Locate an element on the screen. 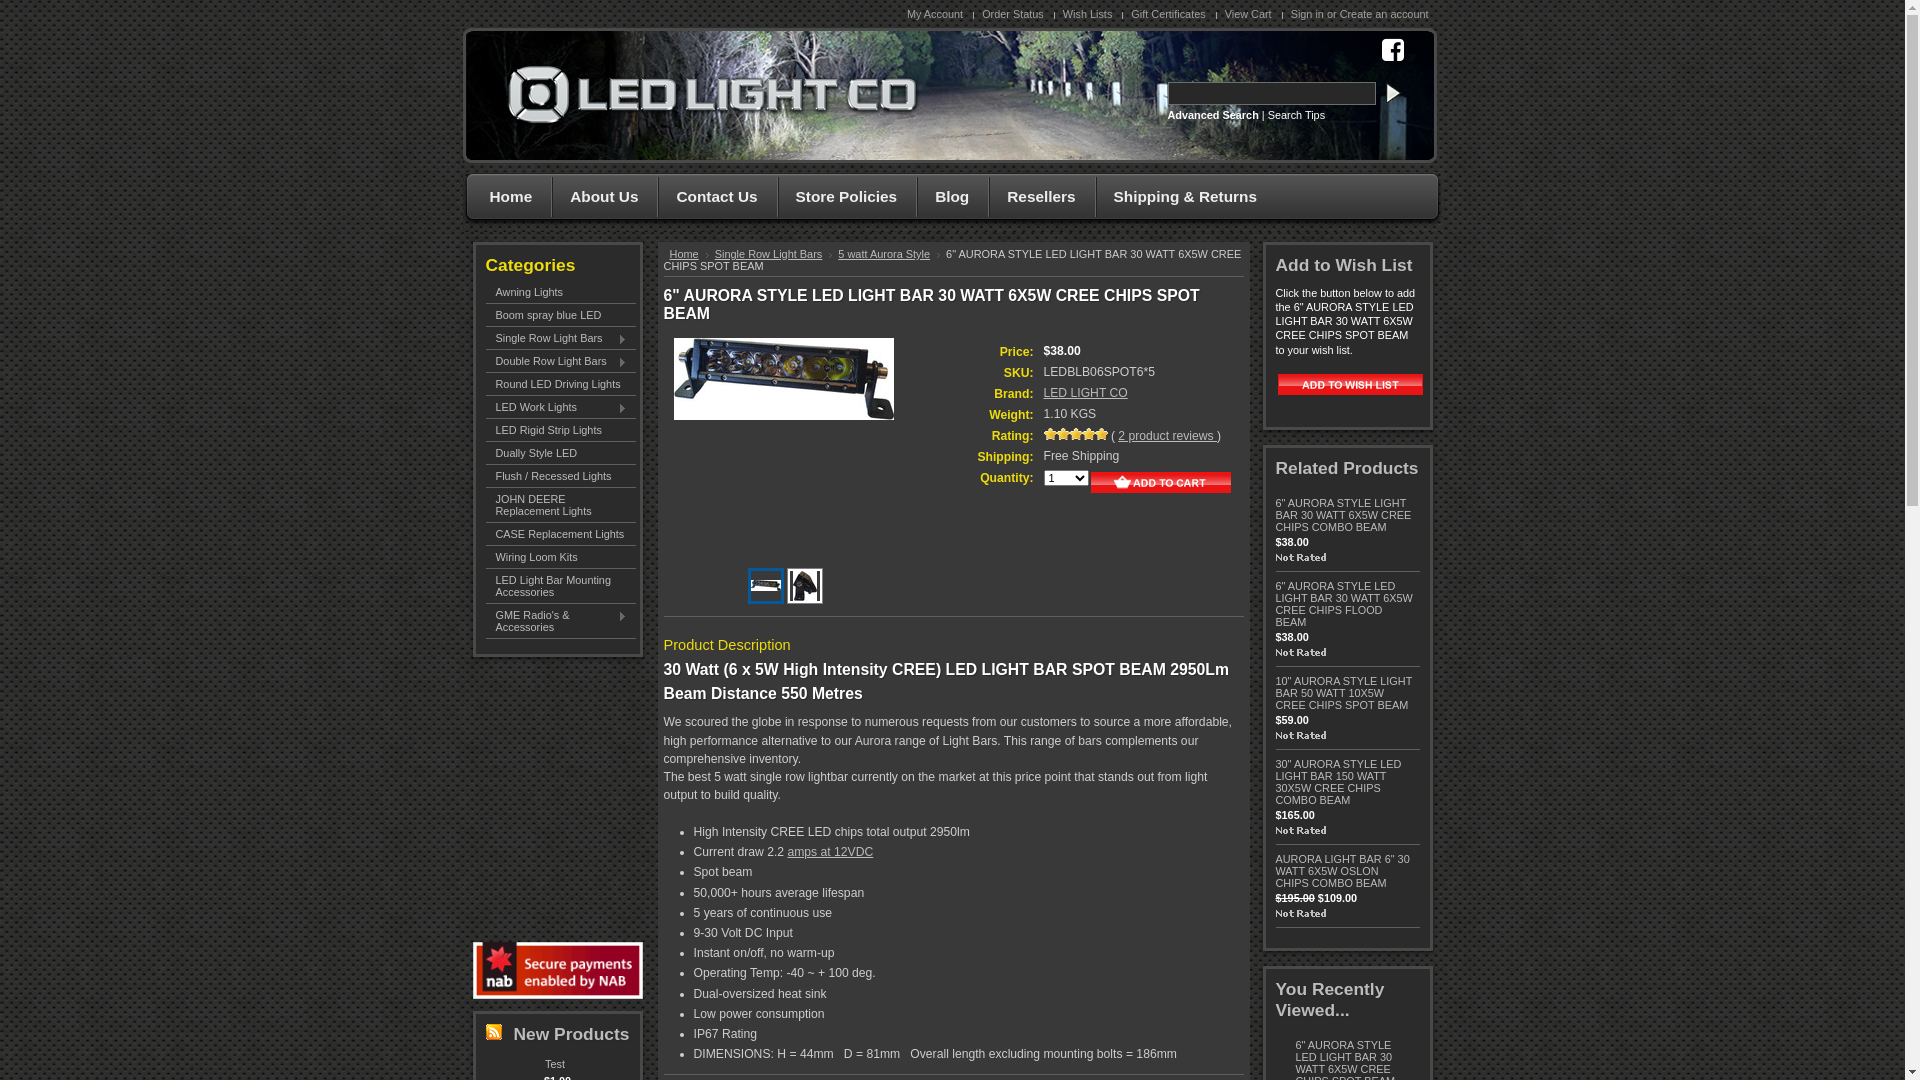  'Gift Certificates' is located at coordinates (1170, 14).